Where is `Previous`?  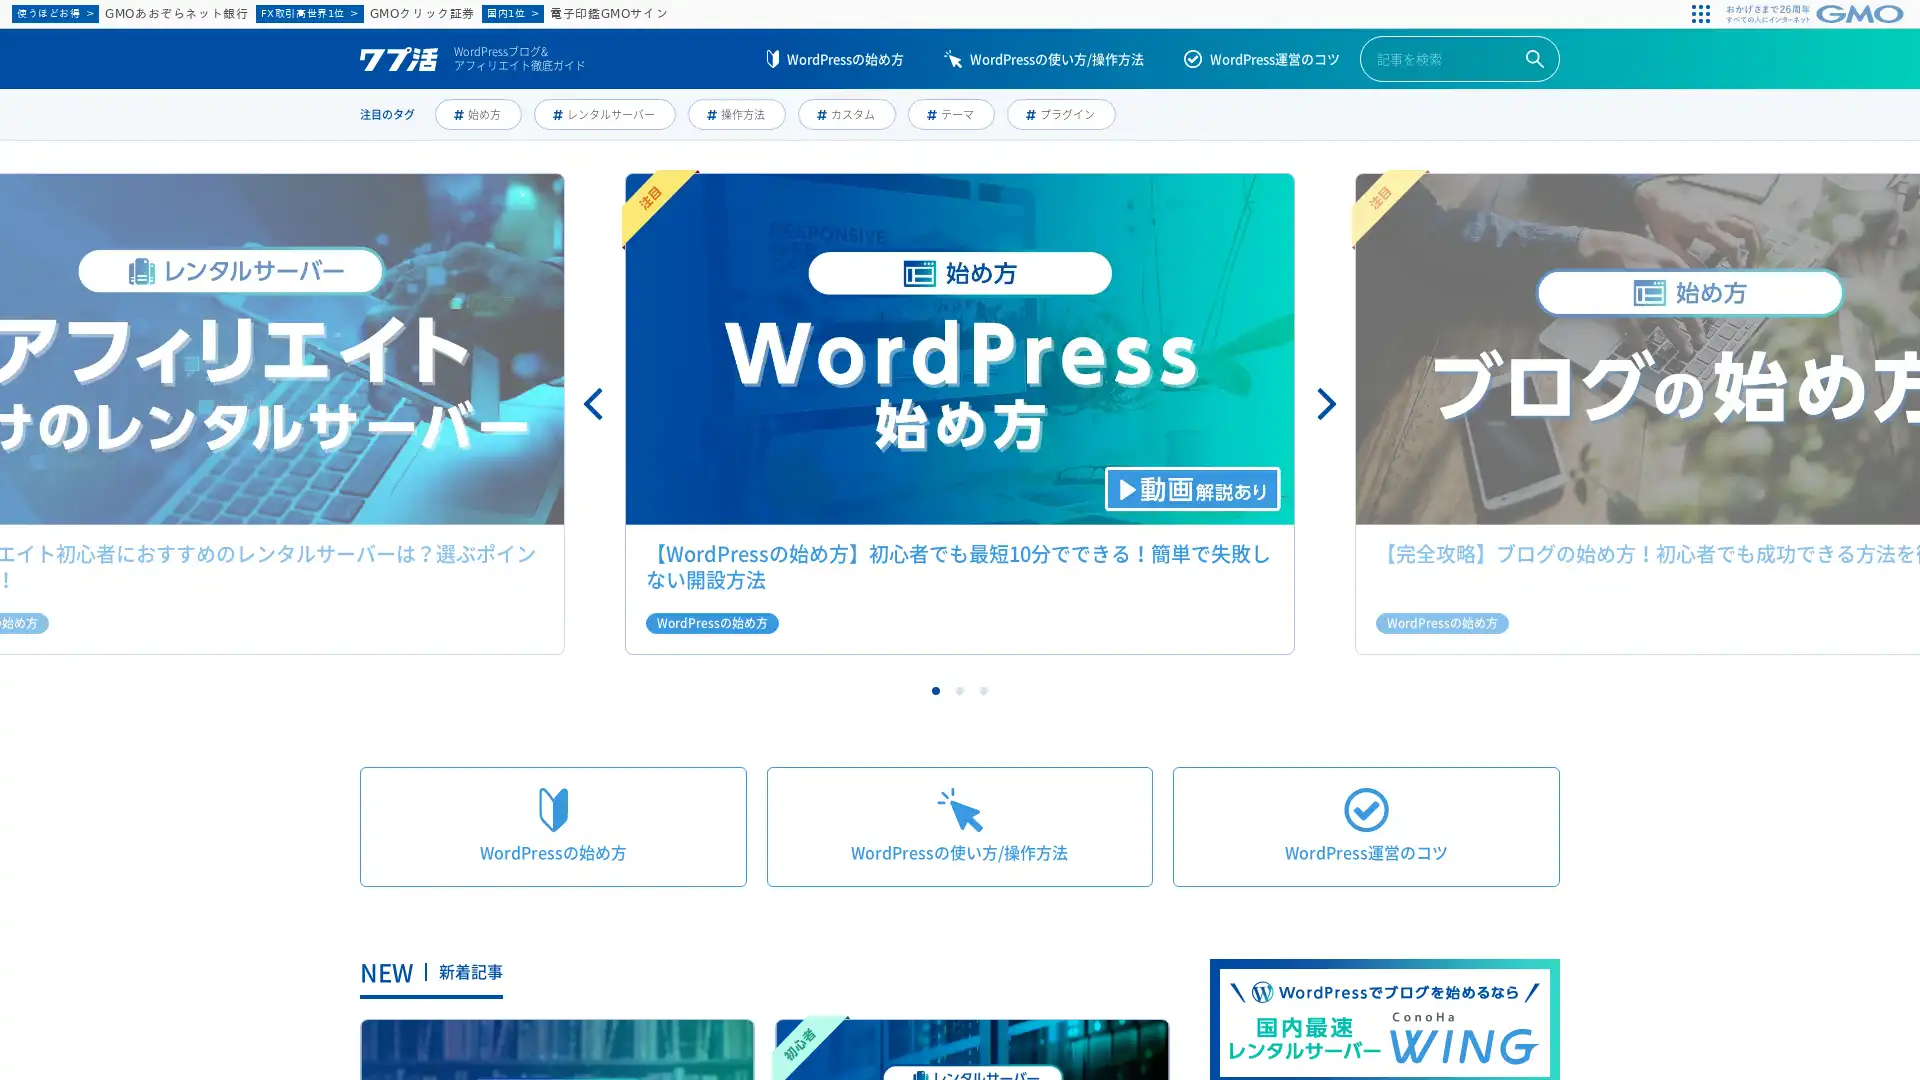
Previous is located at coordinates (594, 404).